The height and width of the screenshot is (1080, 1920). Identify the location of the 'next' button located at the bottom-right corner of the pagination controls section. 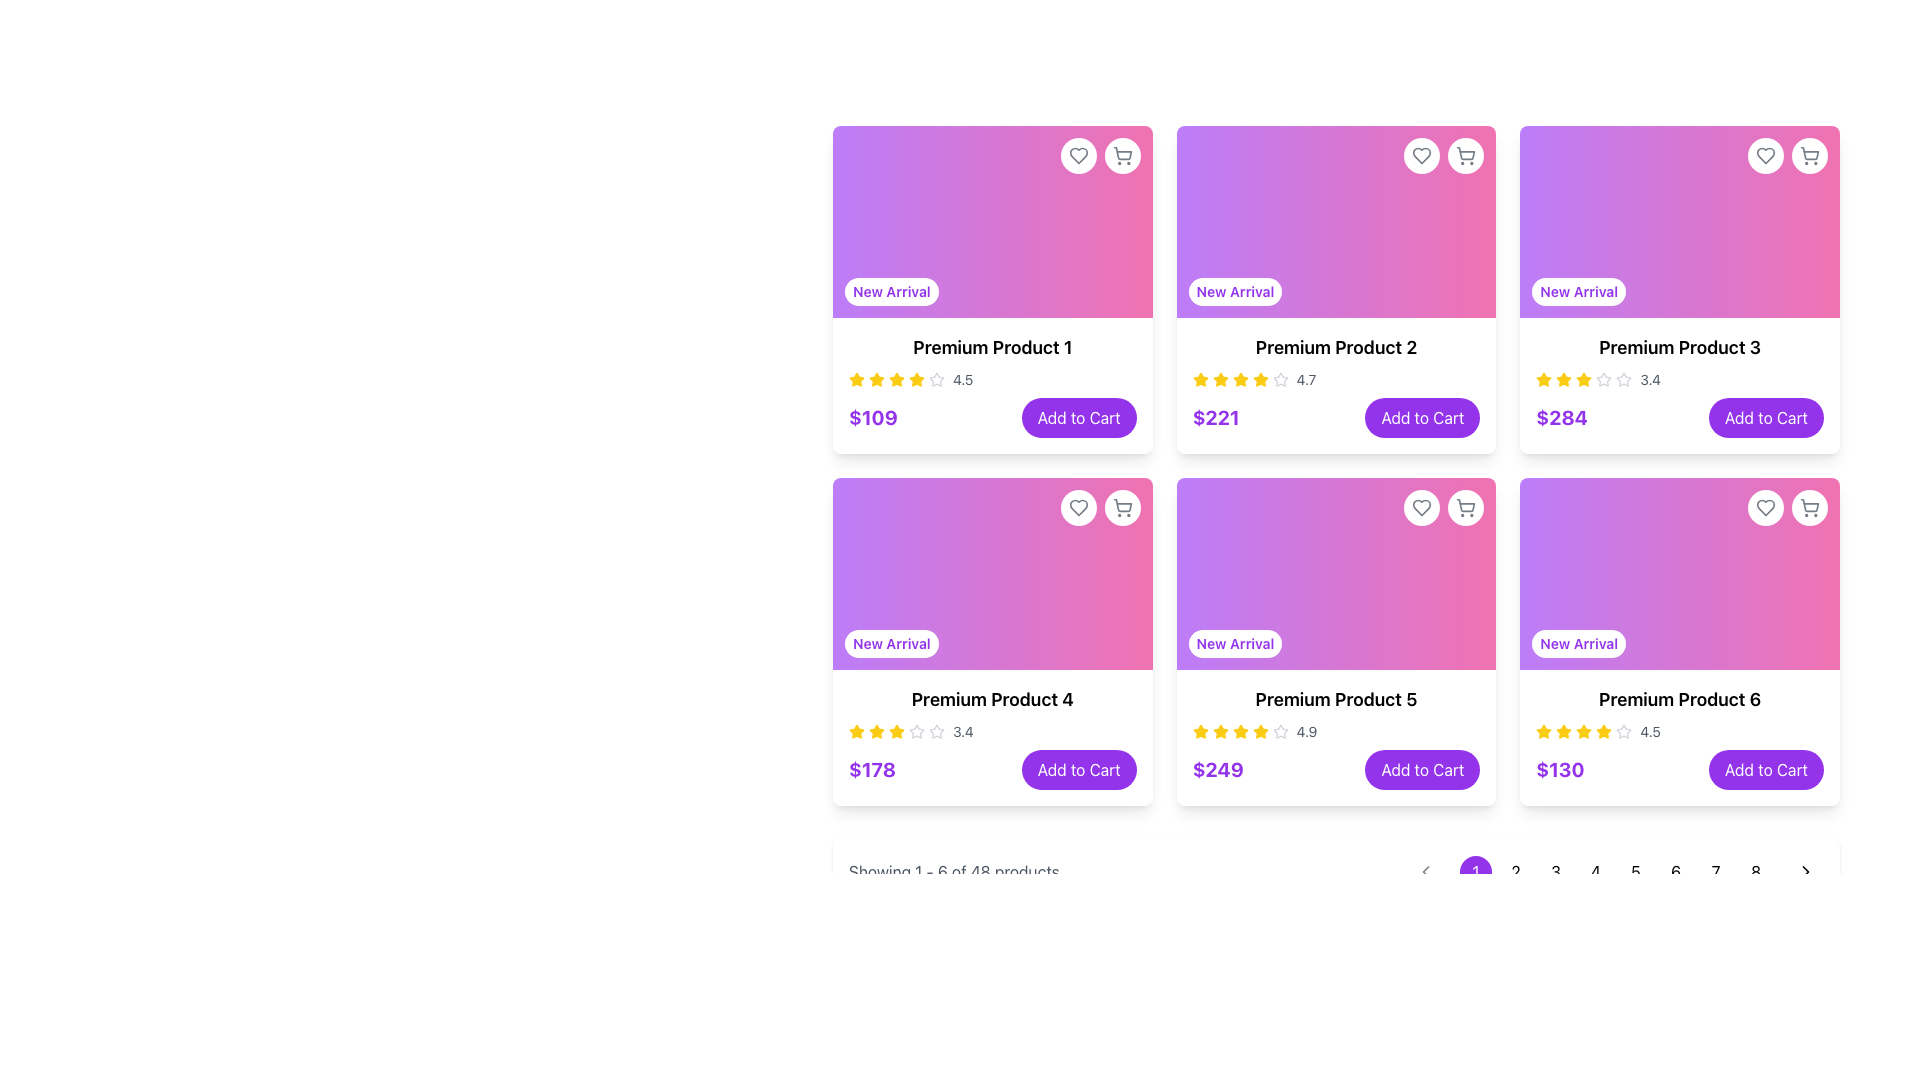
(1805, 870).